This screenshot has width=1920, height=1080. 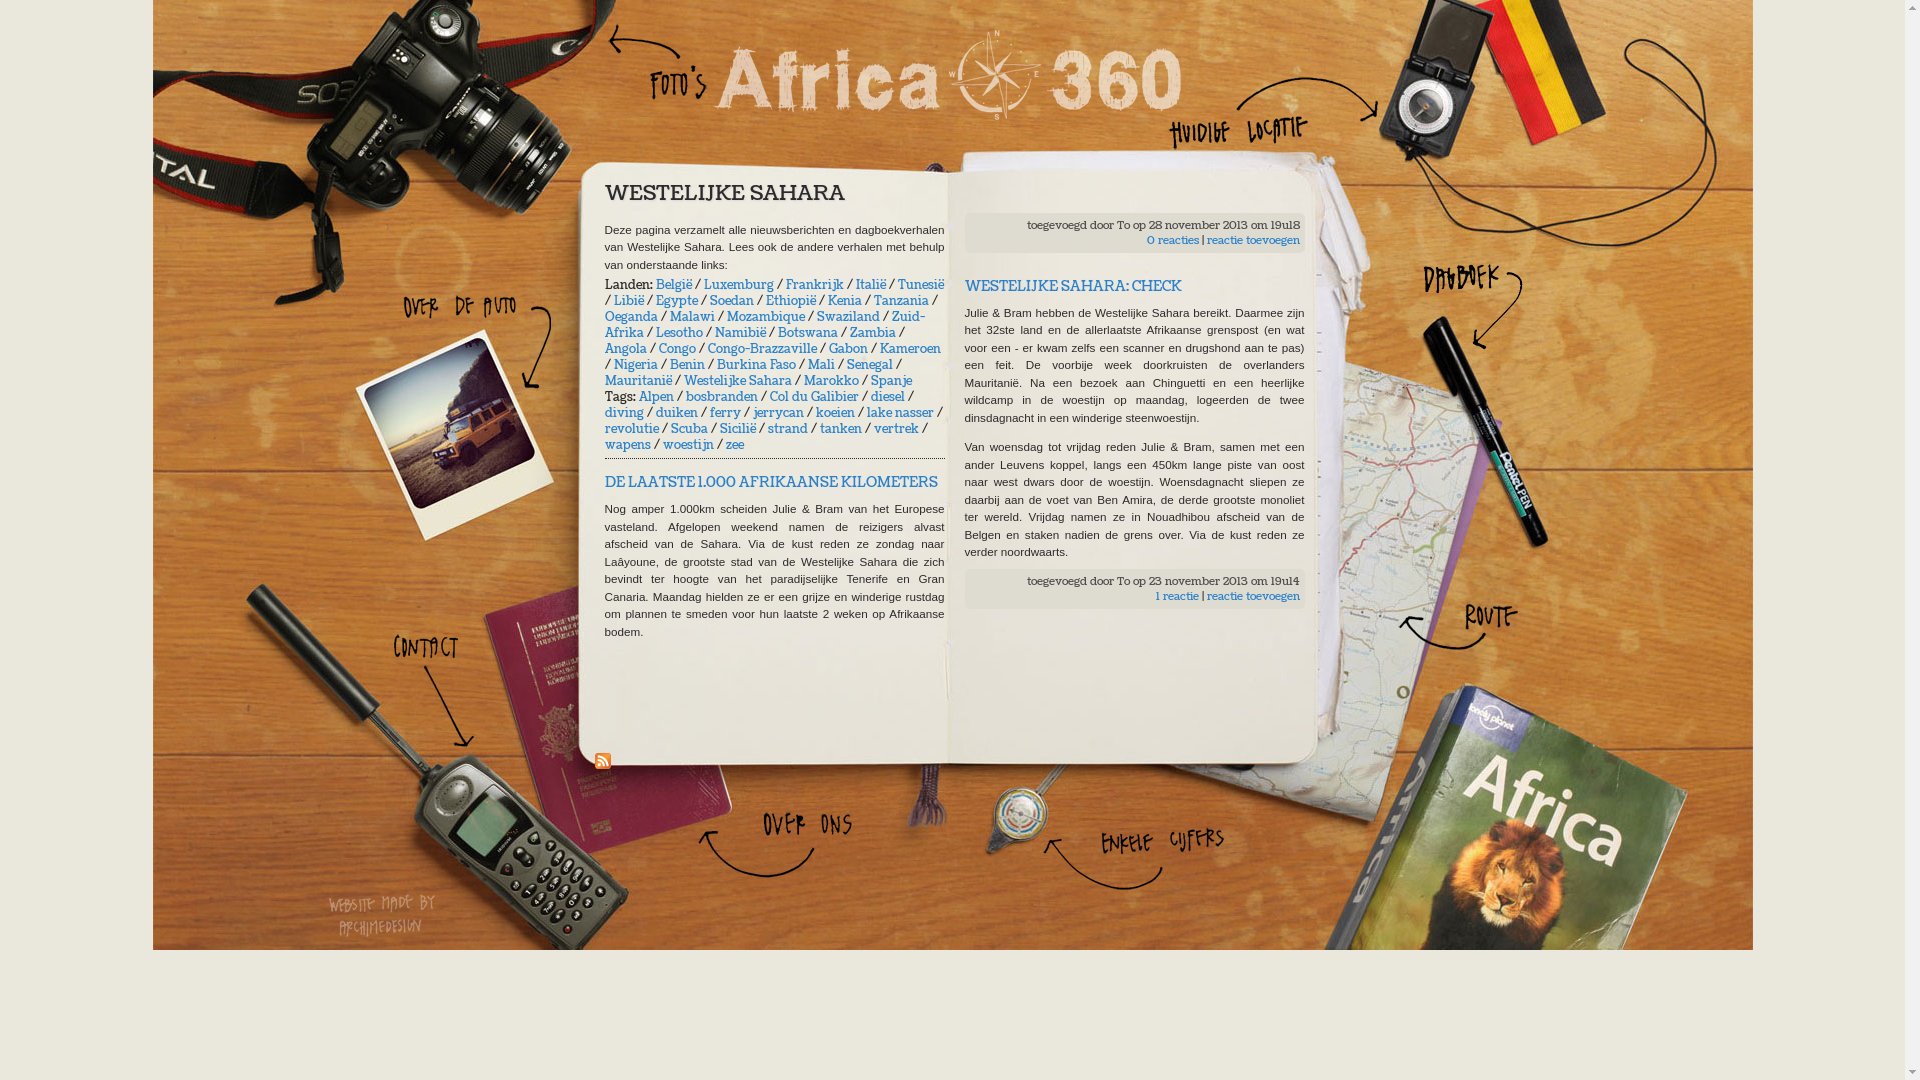 What do you see at coordinates (847, 315) in the screenshot?
I see `'Swaziland'` at bounding box center [847, 315].